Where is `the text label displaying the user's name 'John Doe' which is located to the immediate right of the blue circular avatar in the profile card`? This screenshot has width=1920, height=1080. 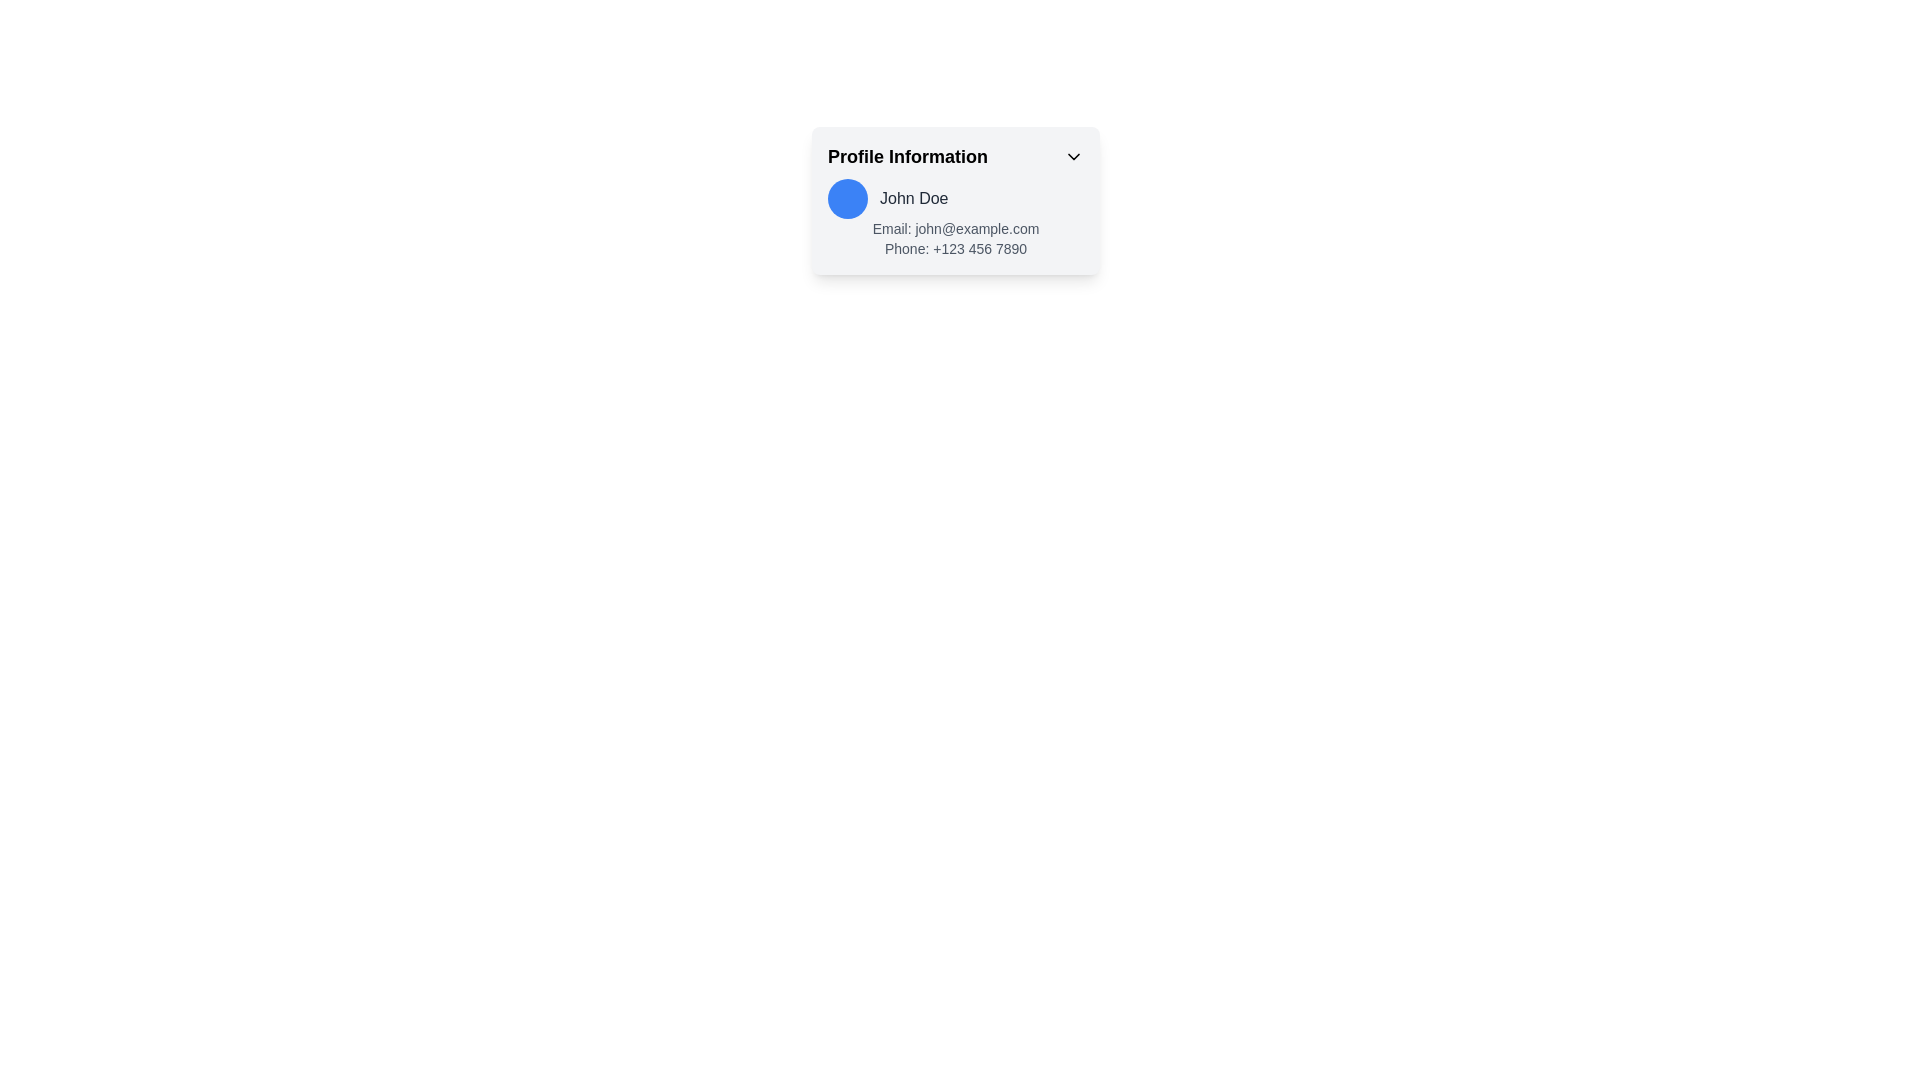 the text label displaying the user's name 'John Doe' which is located to the immediate right of the blue circular avatar in the profile card is located at coordinates (913, 199).